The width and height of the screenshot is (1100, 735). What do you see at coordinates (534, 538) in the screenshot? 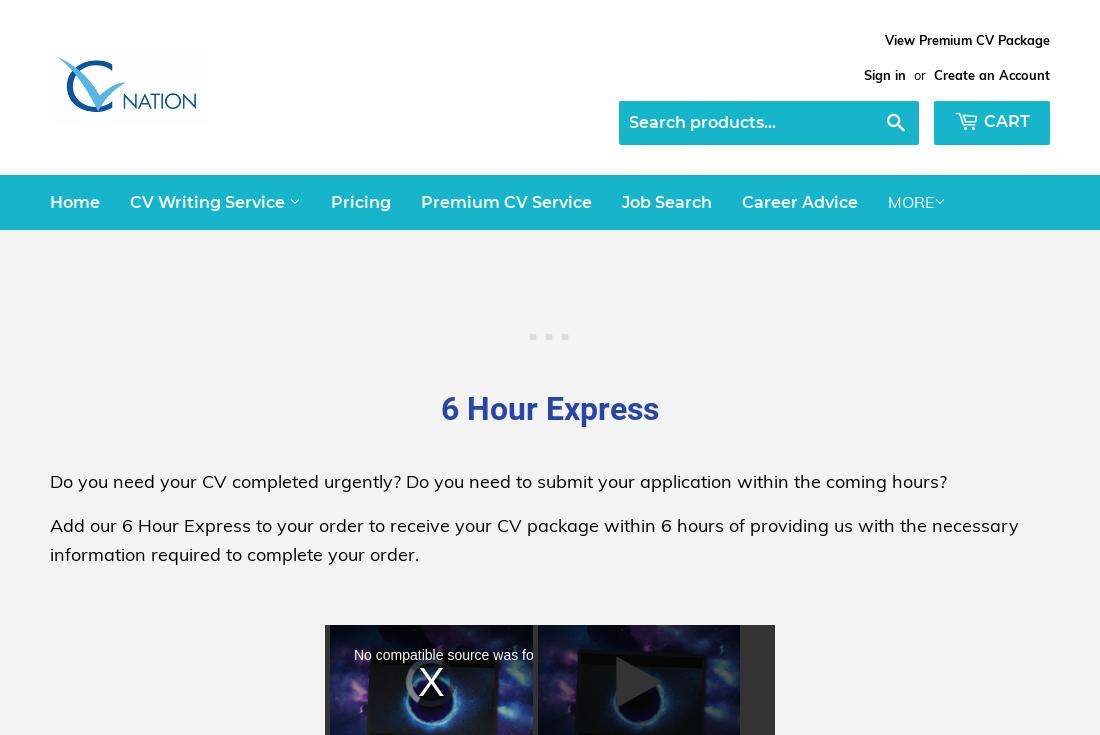
I see `'Add our 6 Hour Express to your order to receive your CV package within 6 hours of providing us with the necessary information required to complete your order.'` at bounding box center [534, 538].